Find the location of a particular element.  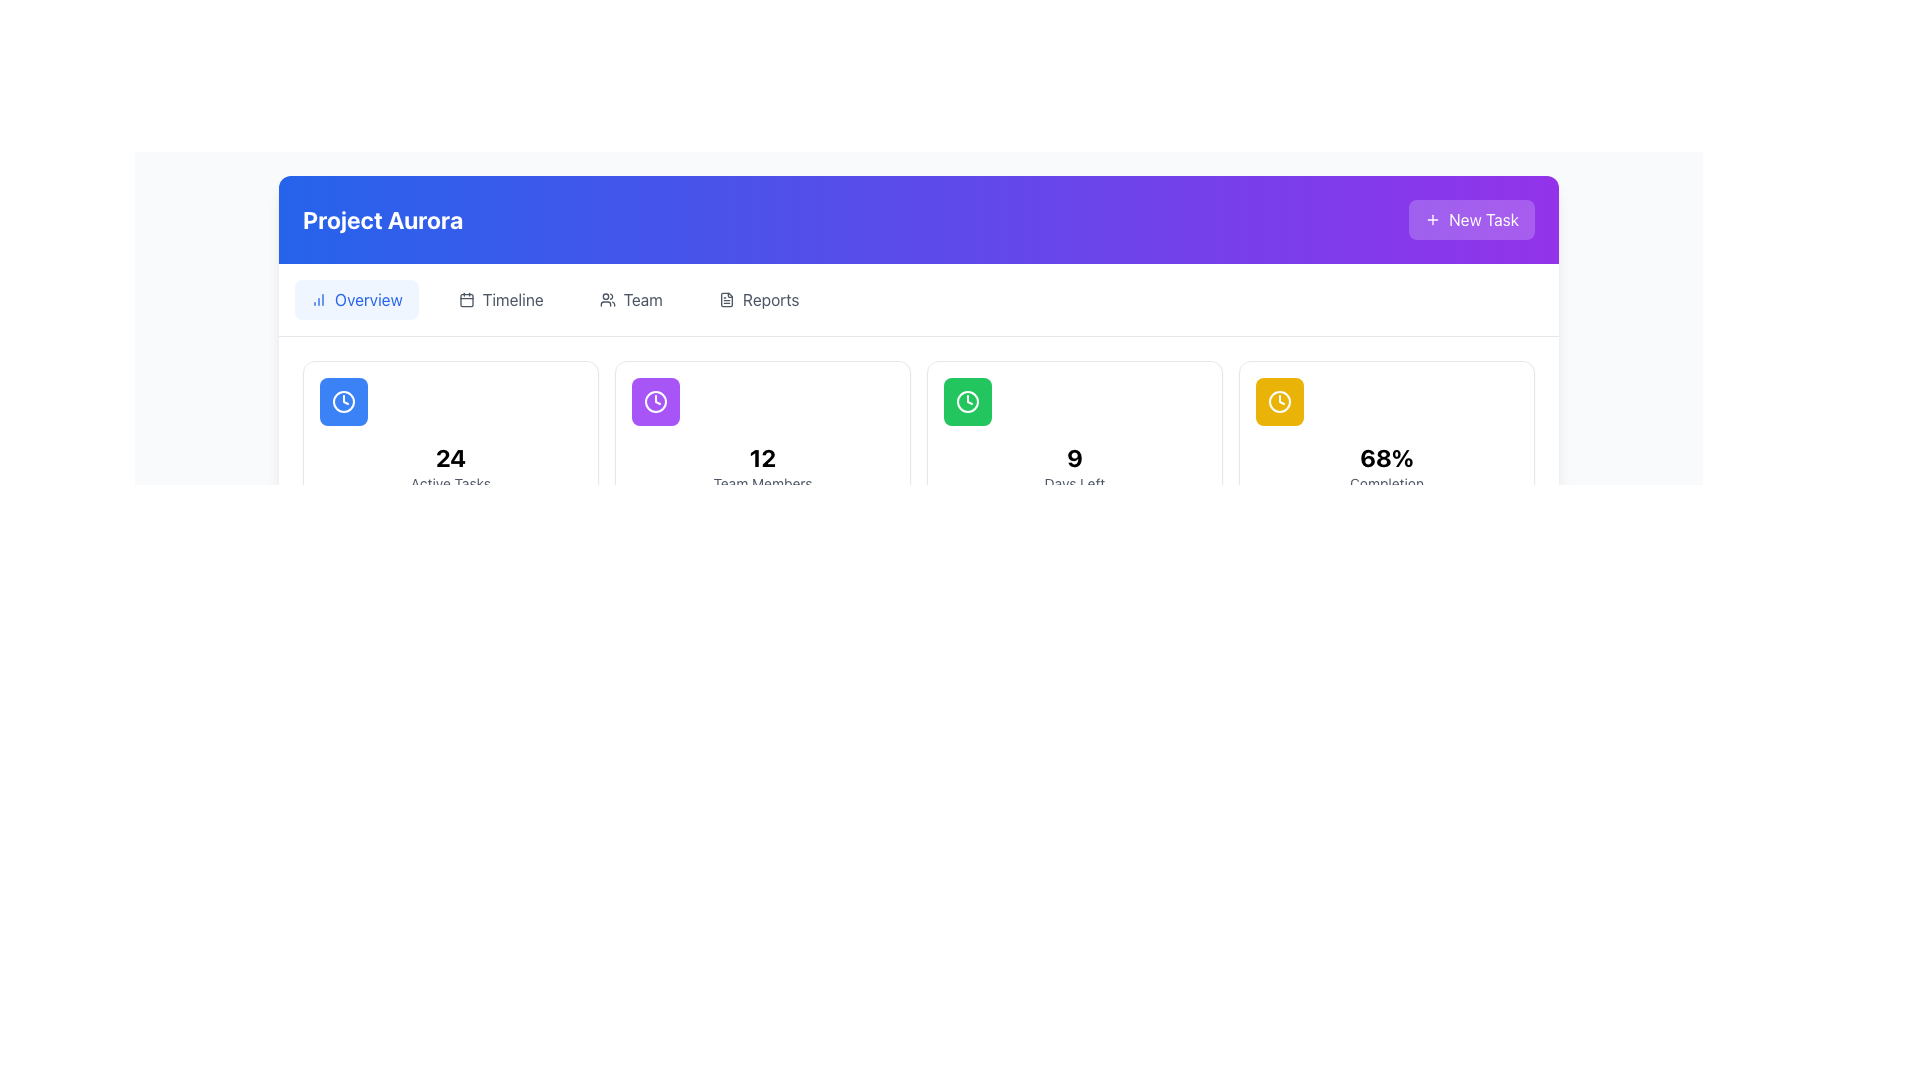

the text label that provides context for the numeral '9', located beneath it in the third card from the left is located at coordinates (1074, 483).